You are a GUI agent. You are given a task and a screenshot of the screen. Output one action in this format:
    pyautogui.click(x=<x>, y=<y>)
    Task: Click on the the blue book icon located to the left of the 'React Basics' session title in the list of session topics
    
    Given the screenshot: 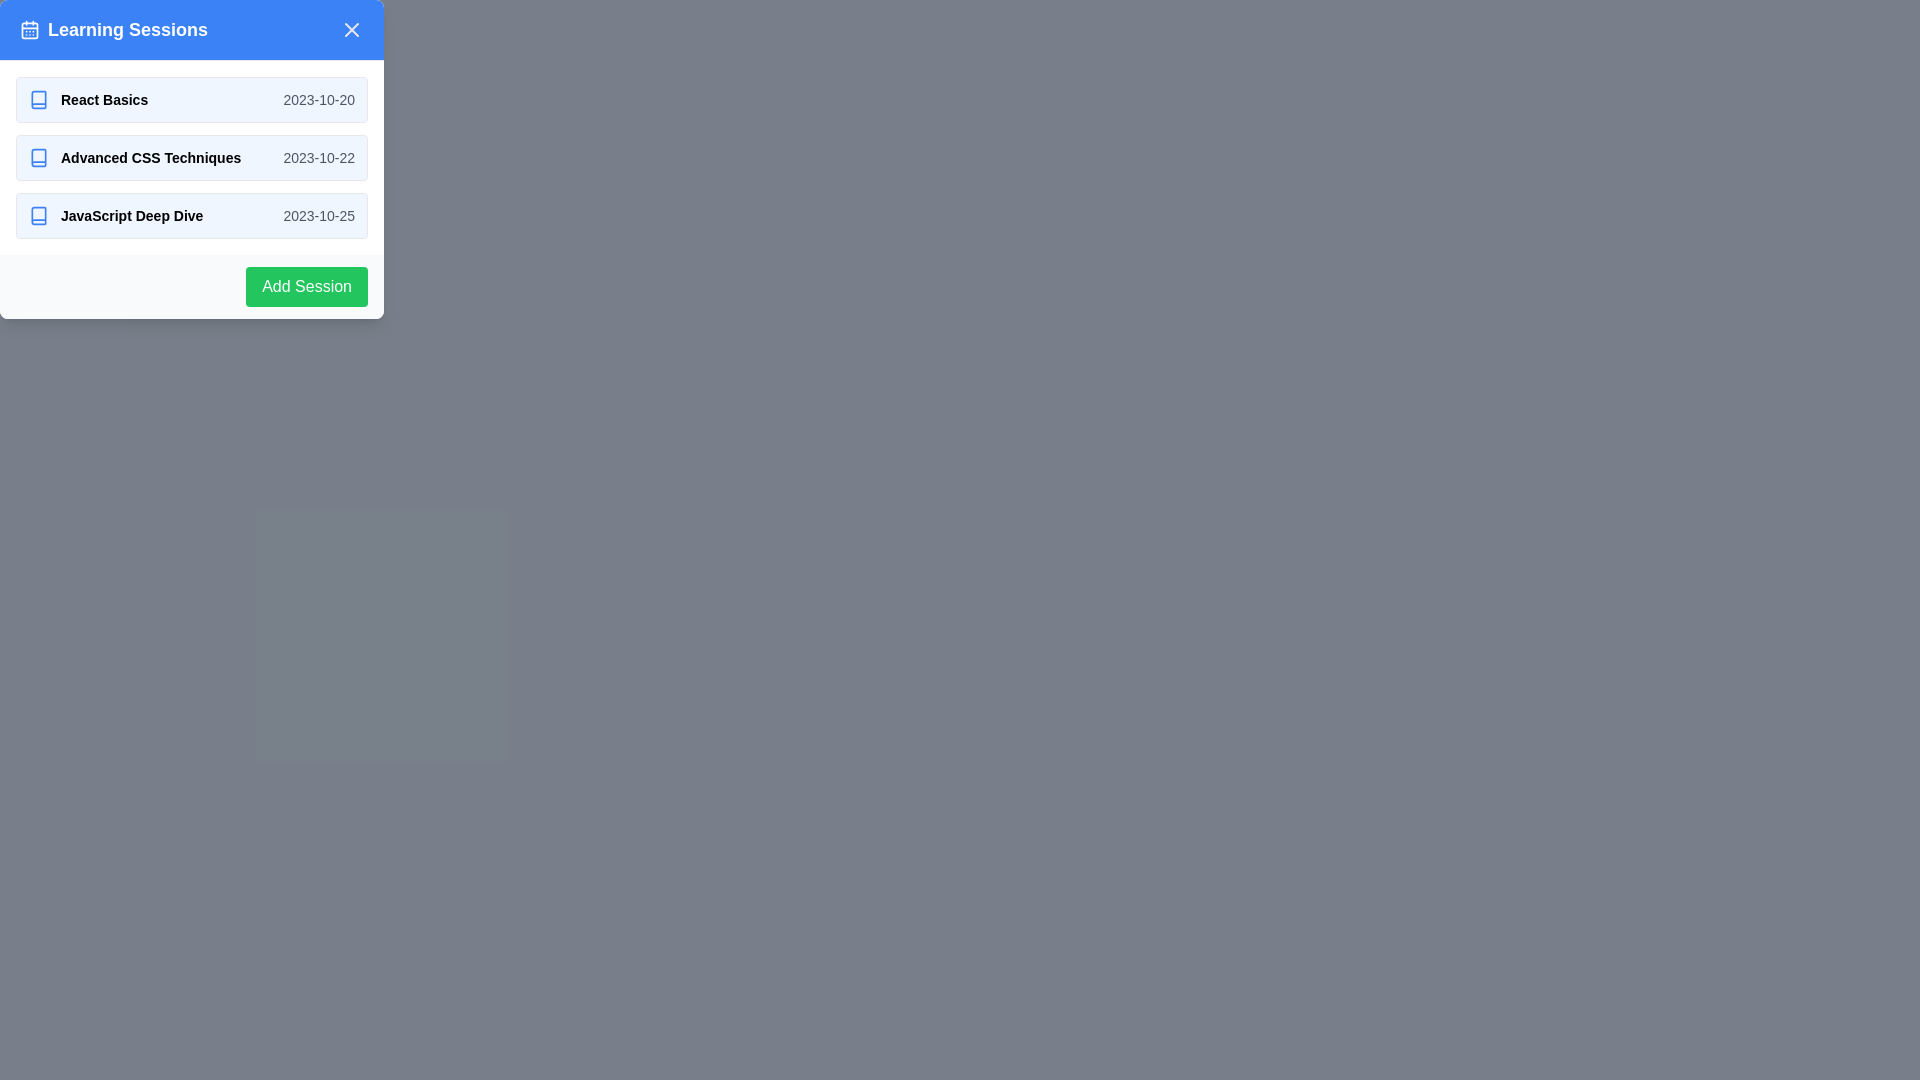 What is the action you would take?
    pyautogui.click(x=38, y=100)
    